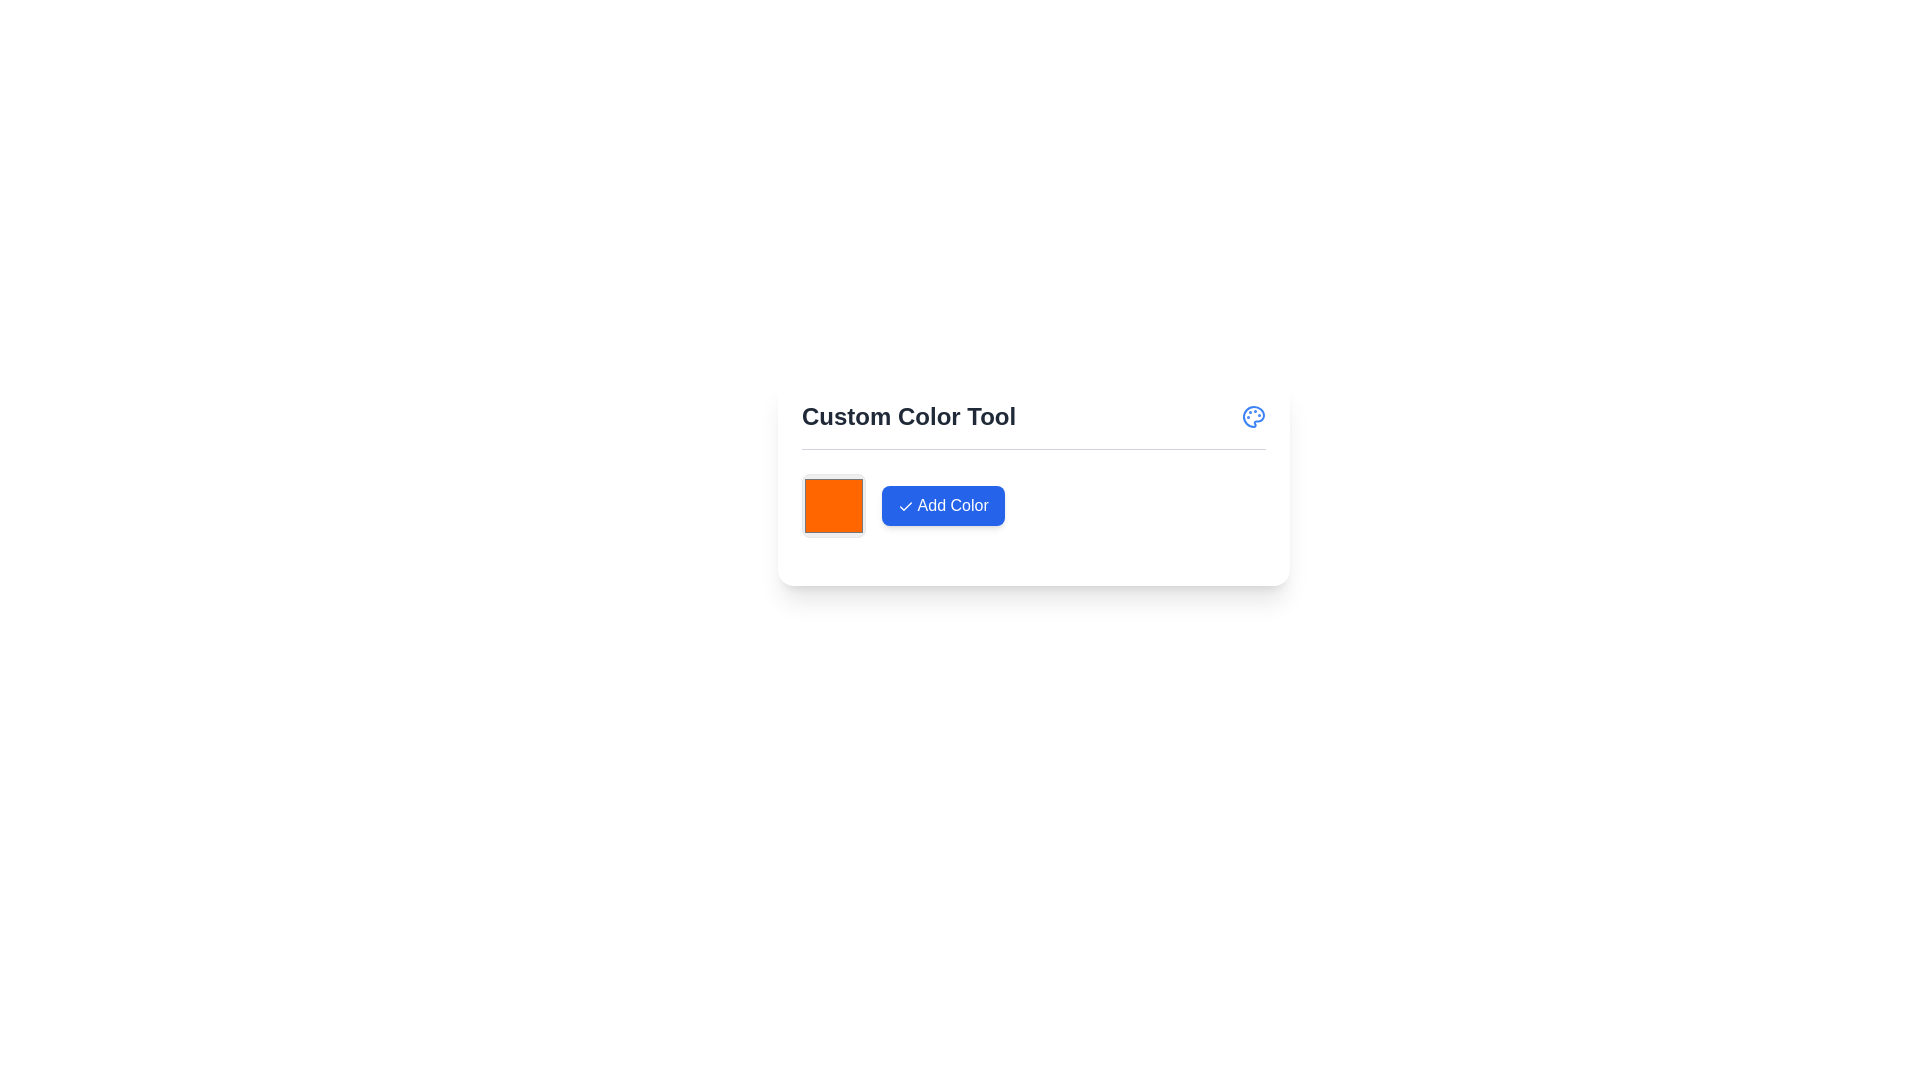  I want to click on the color palette icon located at the far right end of the header bar aligned with the 'Custom Color Tool' title, so click(1252, 415).